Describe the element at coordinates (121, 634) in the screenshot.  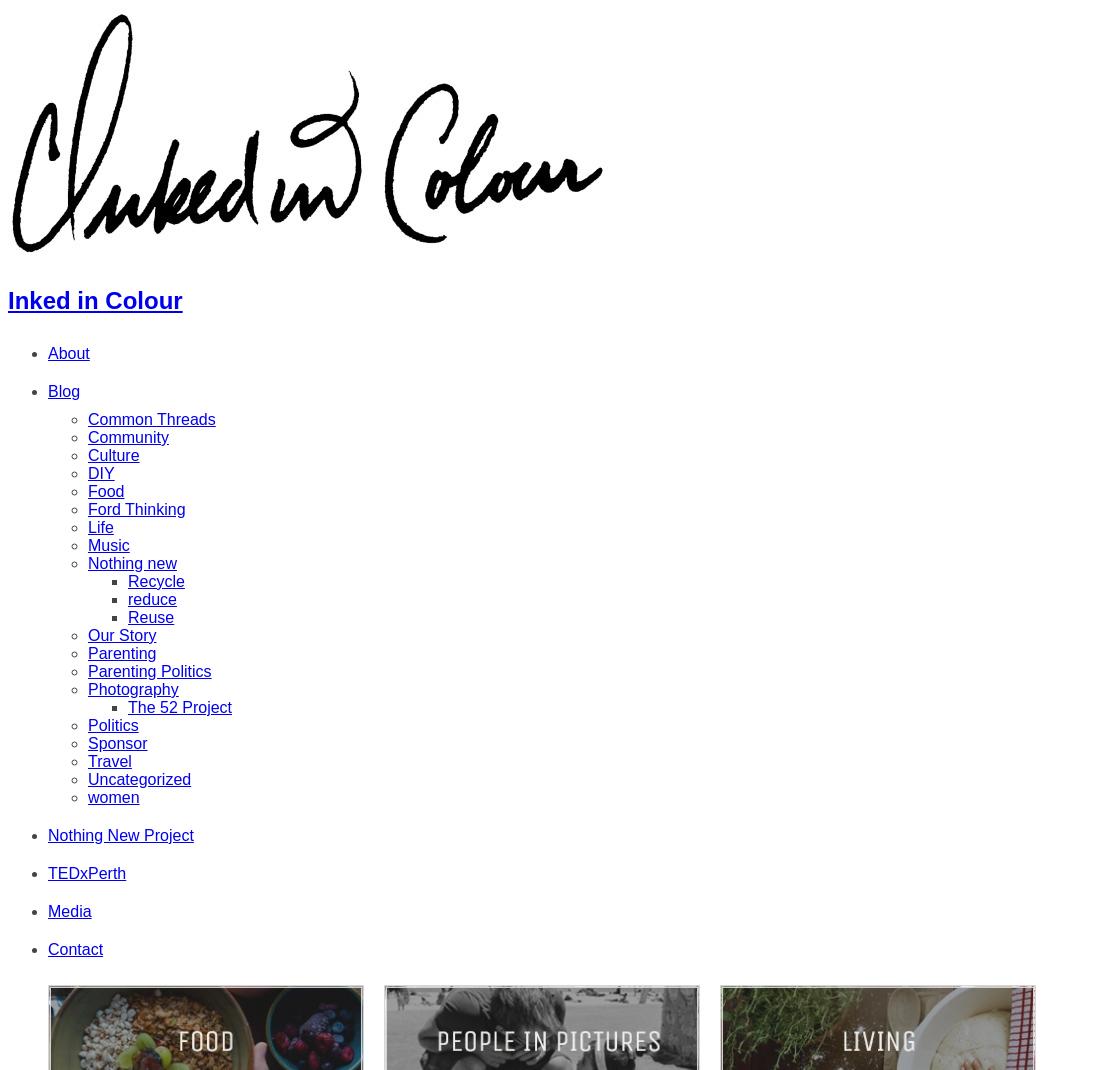
I see `'Our Story'` at that location.